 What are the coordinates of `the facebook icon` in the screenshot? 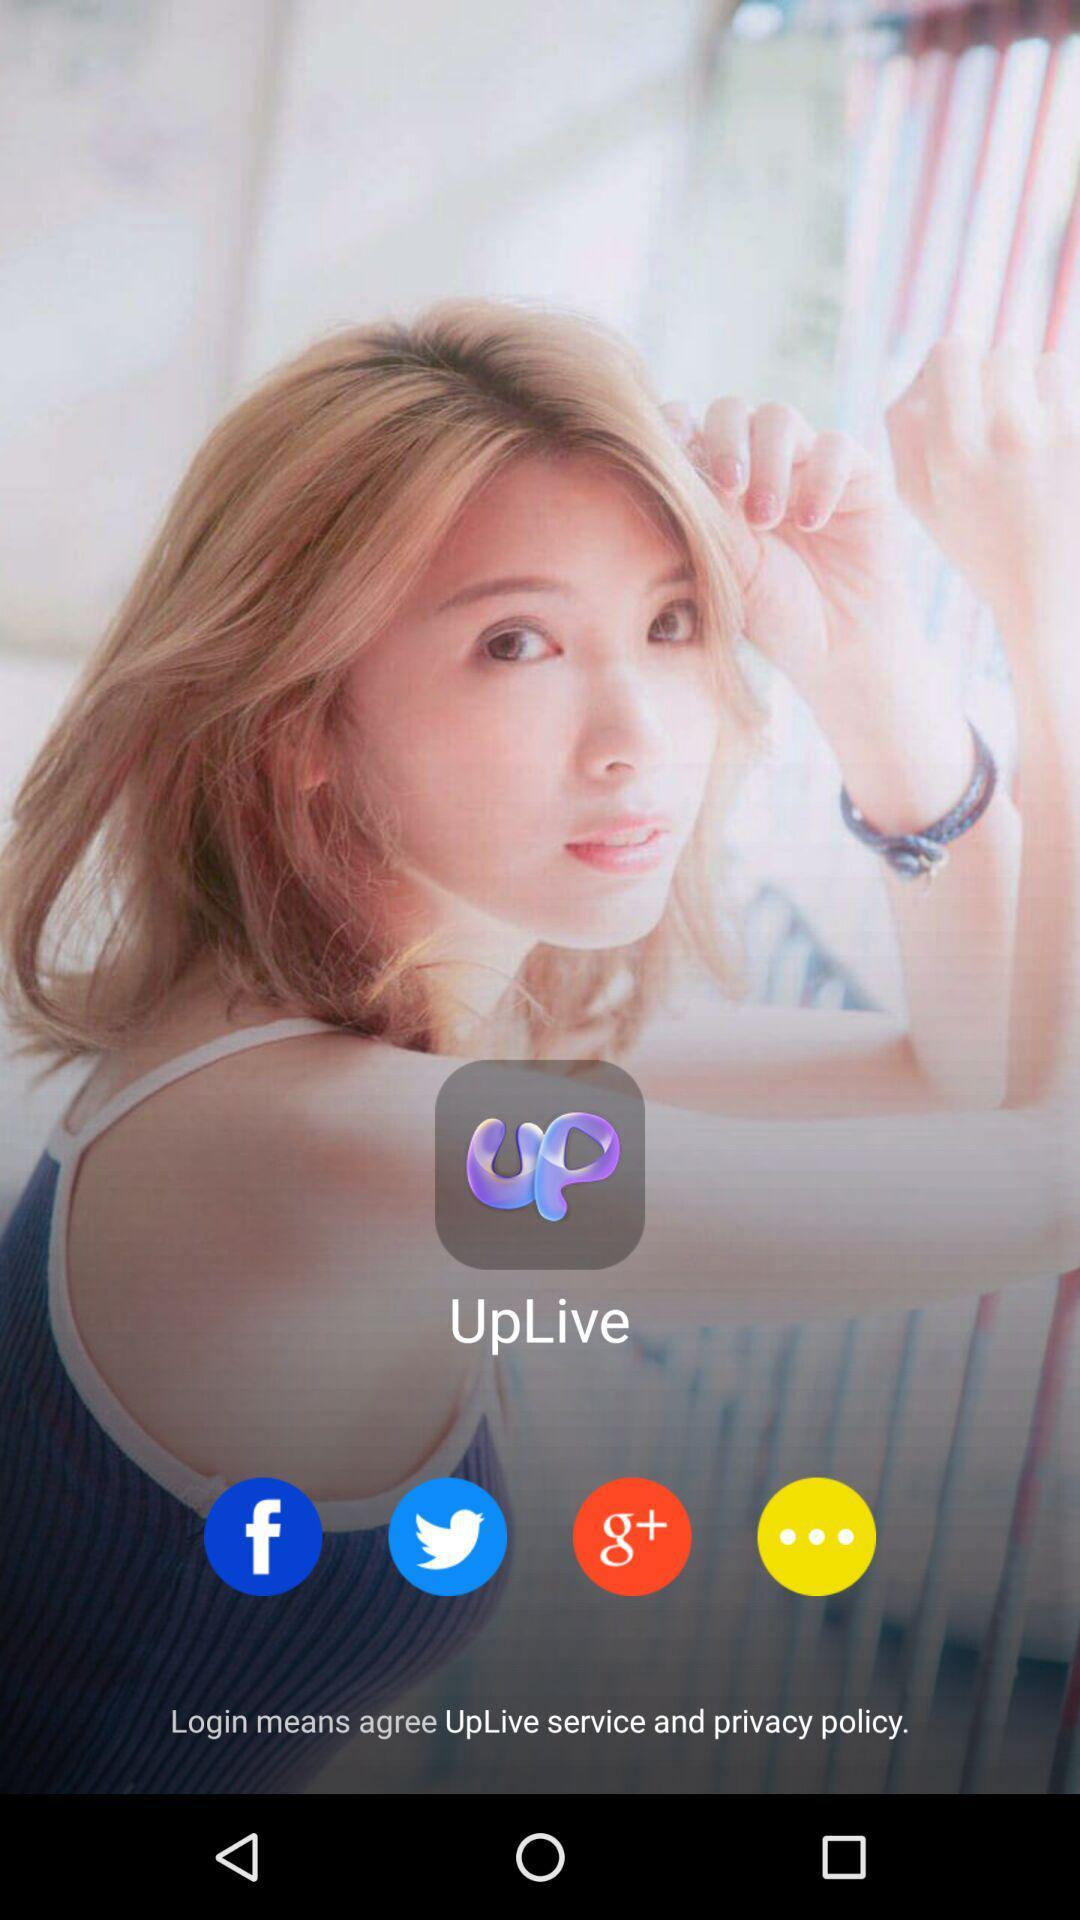 It's located at (262, 1535).